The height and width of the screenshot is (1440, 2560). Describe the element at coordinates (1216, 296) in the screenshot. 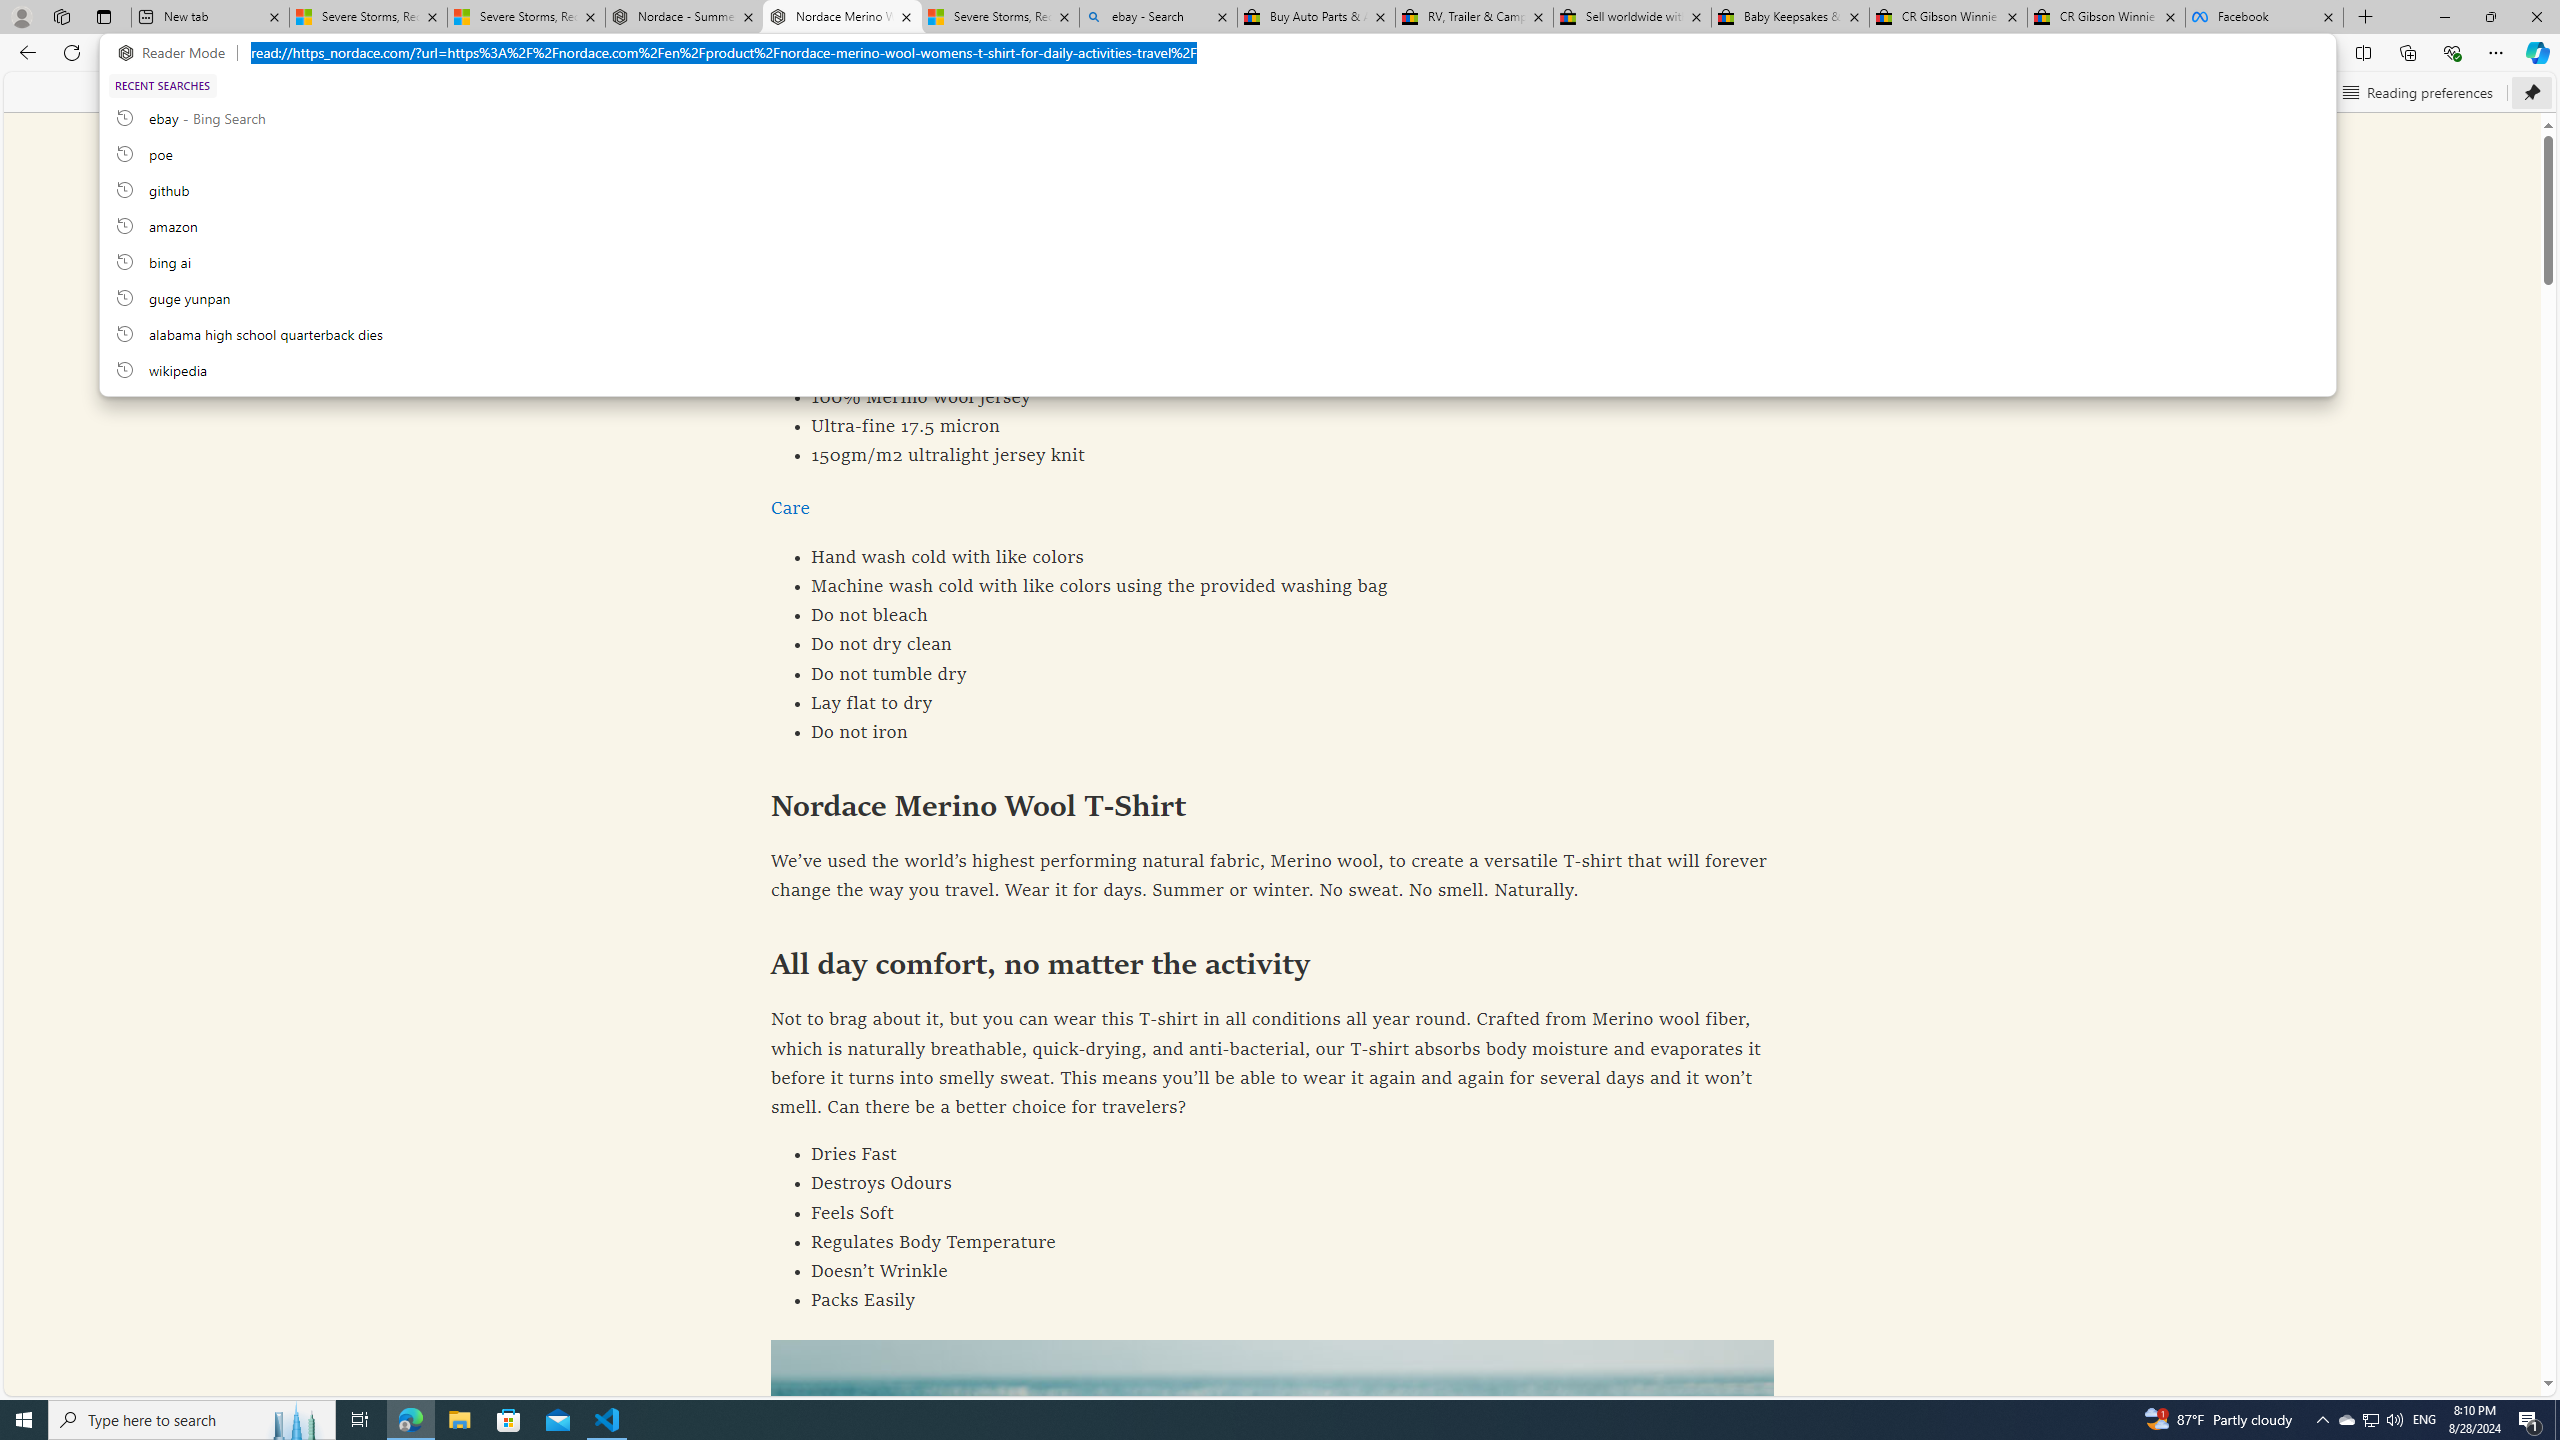

I see `'guge yunpan, recent searches from history'` at that location.